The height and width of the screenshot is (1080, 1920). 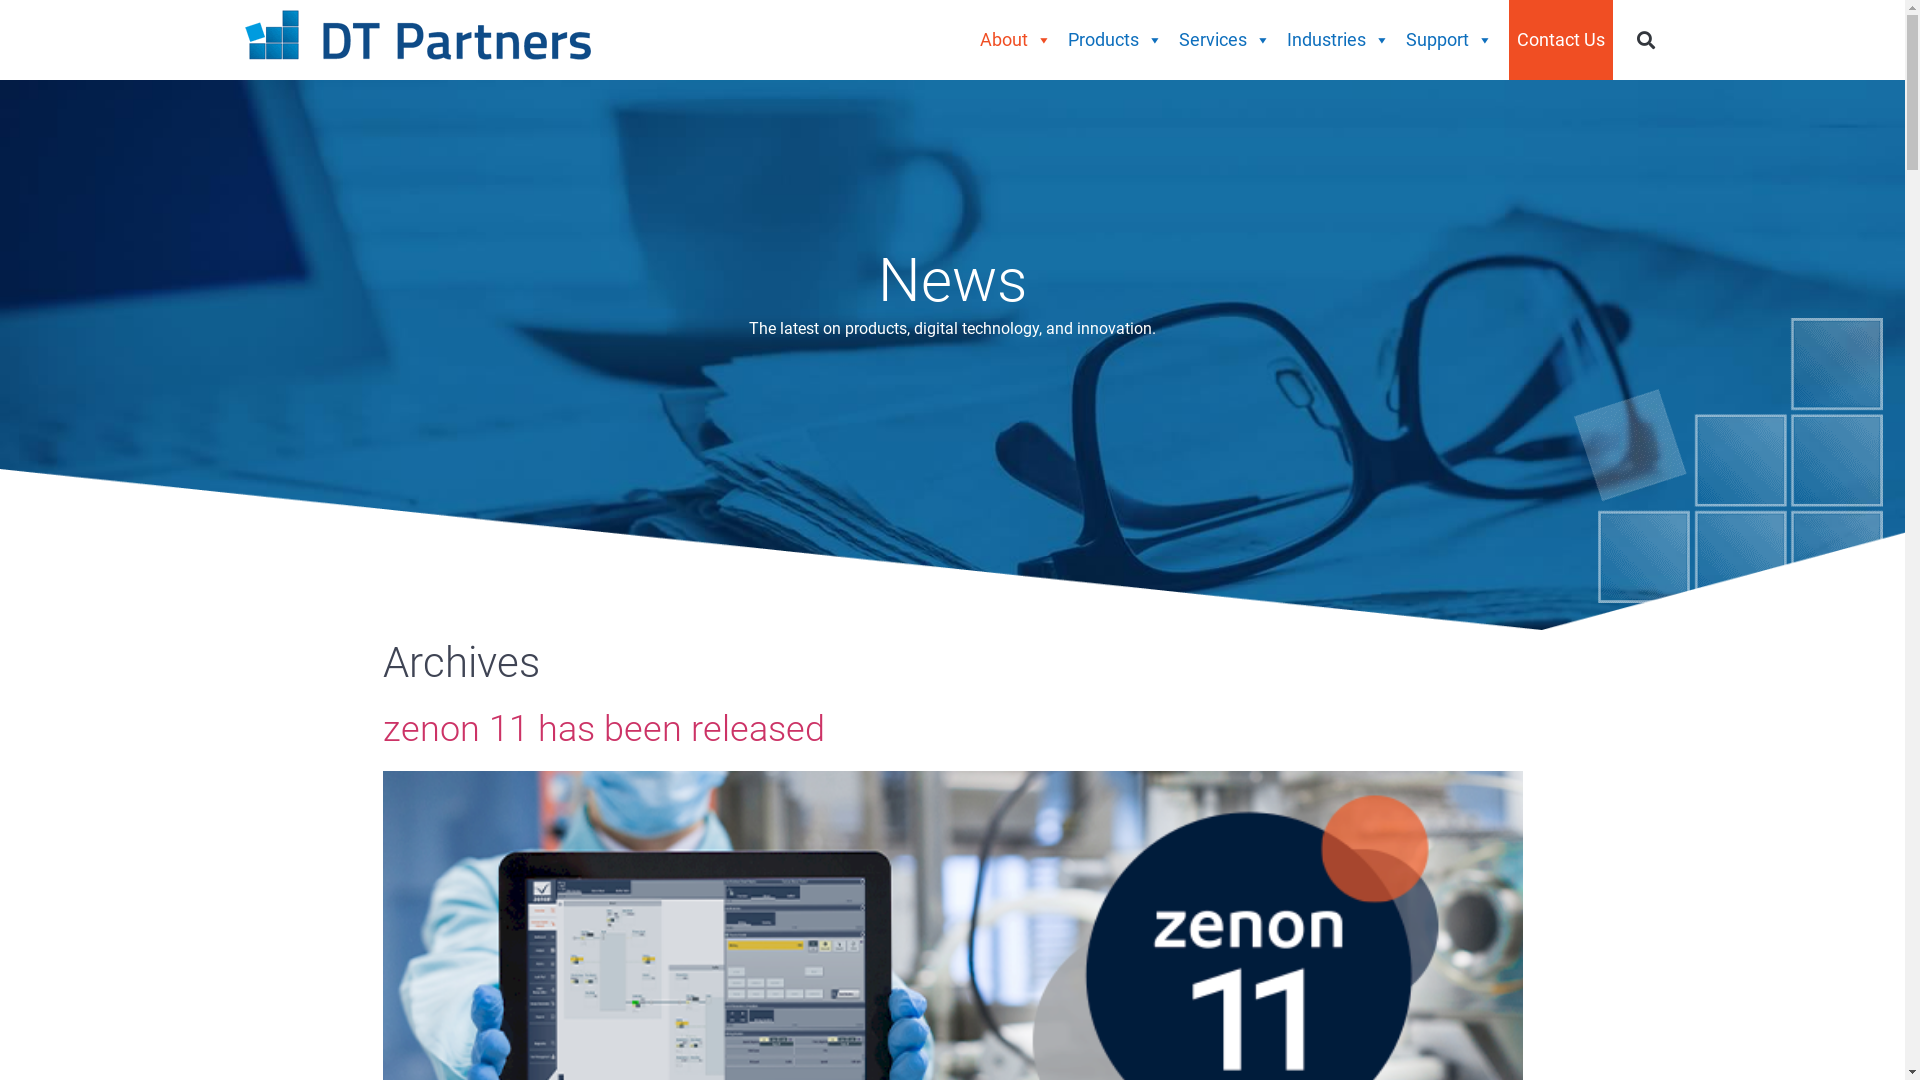 I want to click on 'Industries', so click(x=1286, y=39).